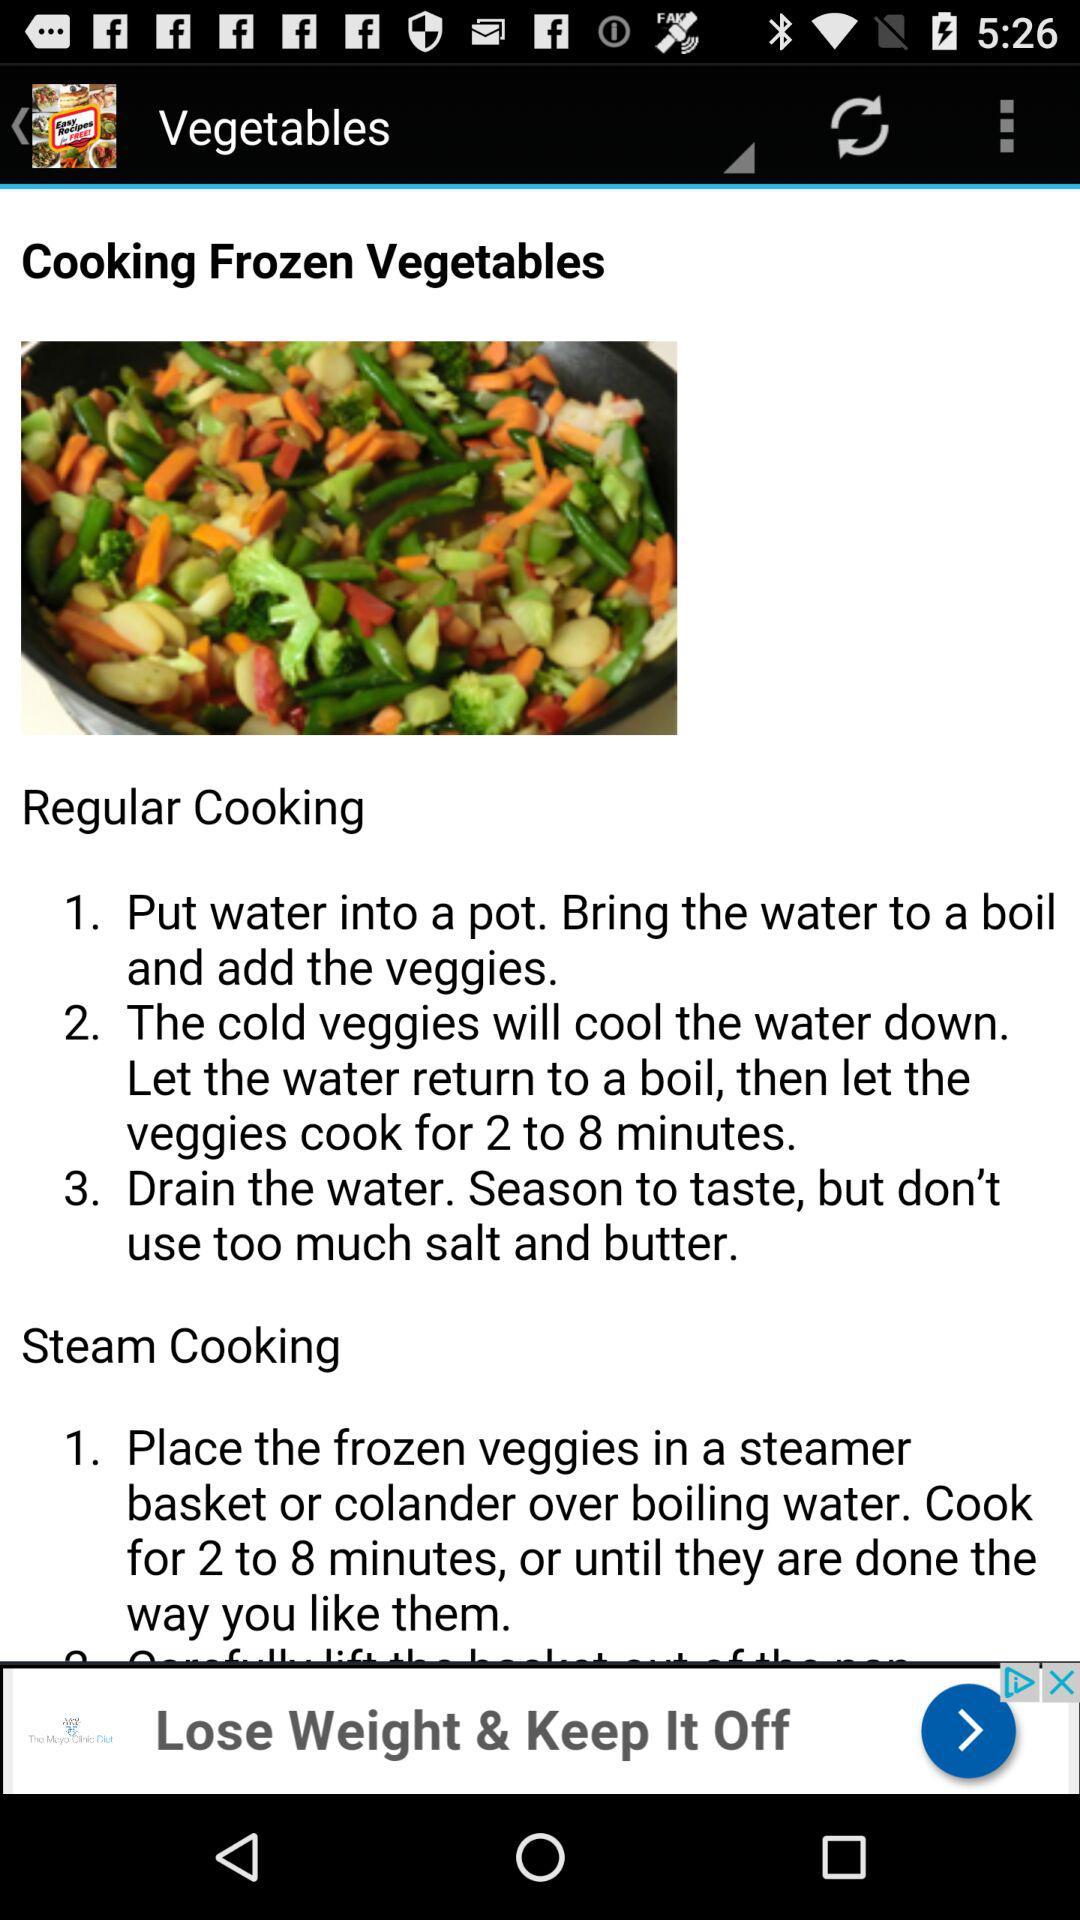 This screenshot has width=1080, height=1920. What do you see at coordinates (540, 1727) in the screenshot?
I see `advertisement` at bounding box center [540, 1727].